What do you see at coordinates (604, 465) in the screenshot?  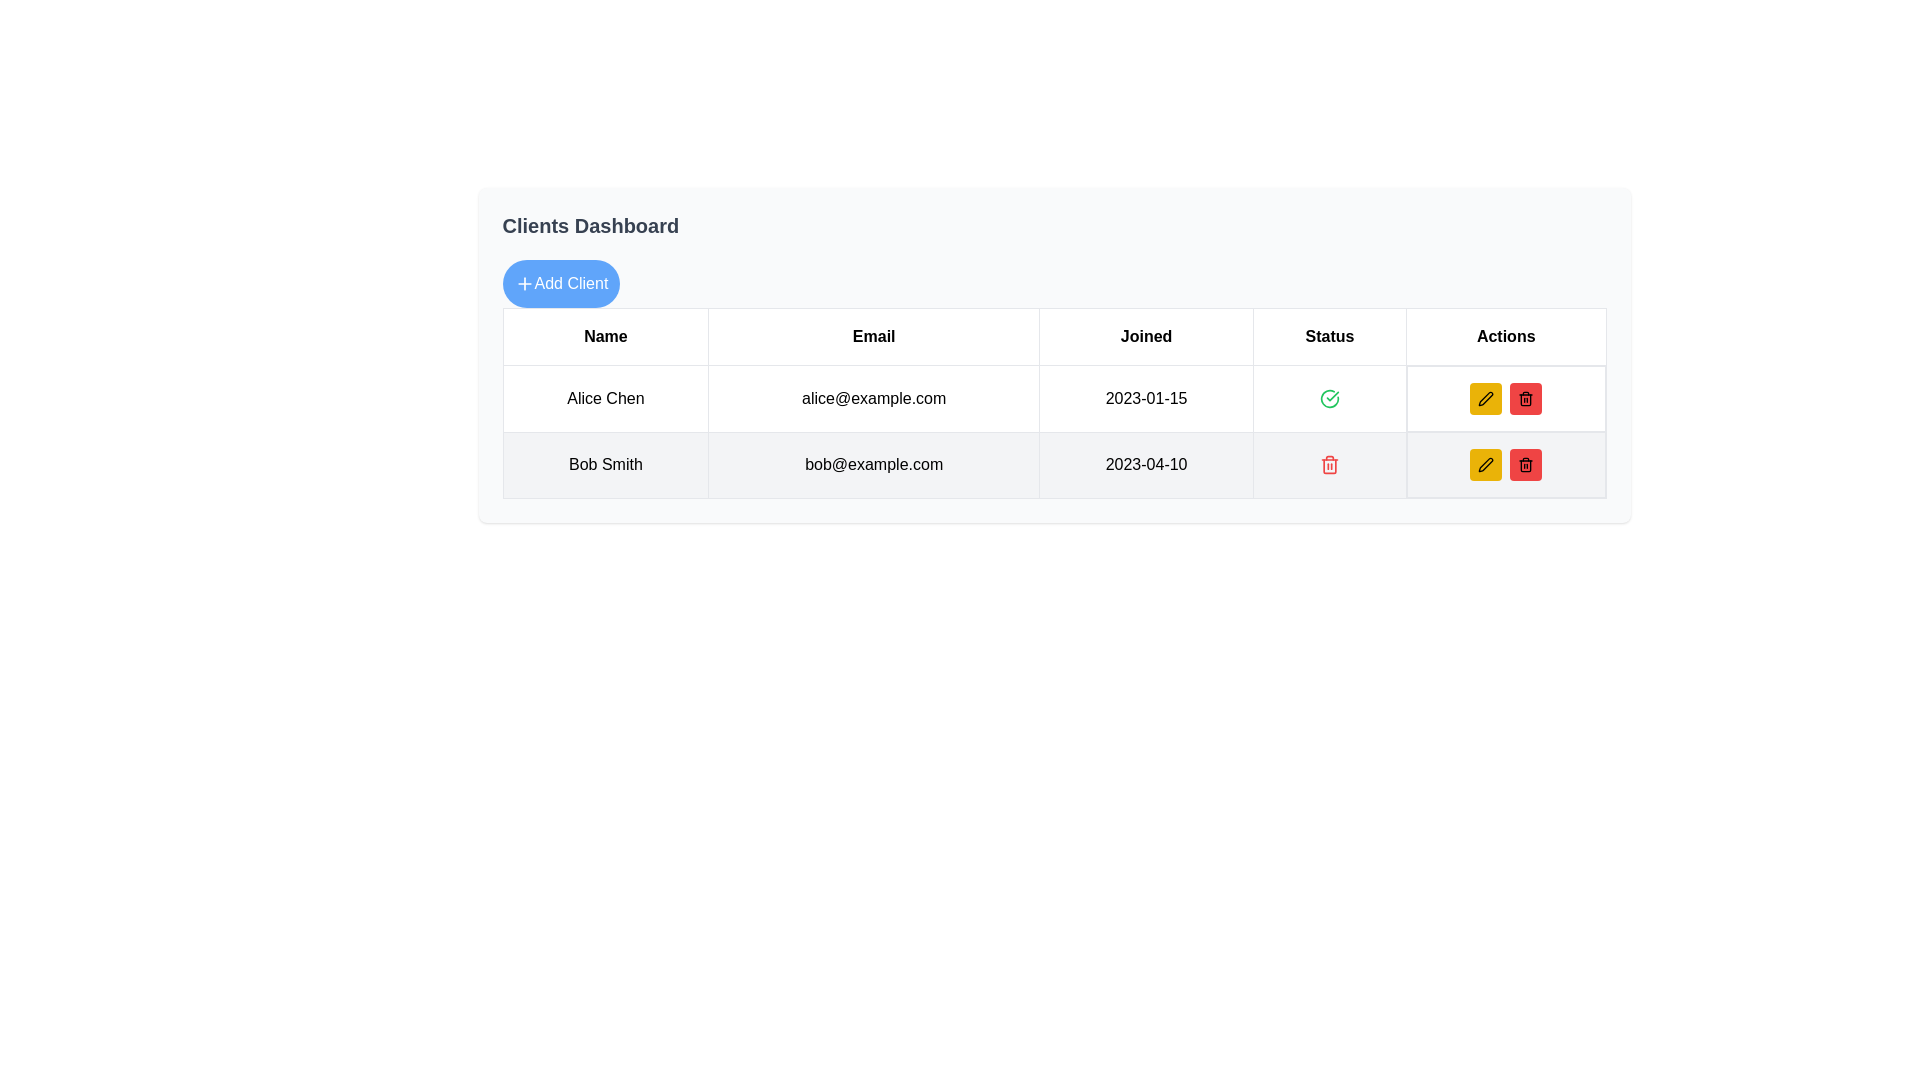 I see `the text in the table cell displaying the name 'Bob Smith', located in the second row under the 'Name' column` at bounding box center [604, 465].